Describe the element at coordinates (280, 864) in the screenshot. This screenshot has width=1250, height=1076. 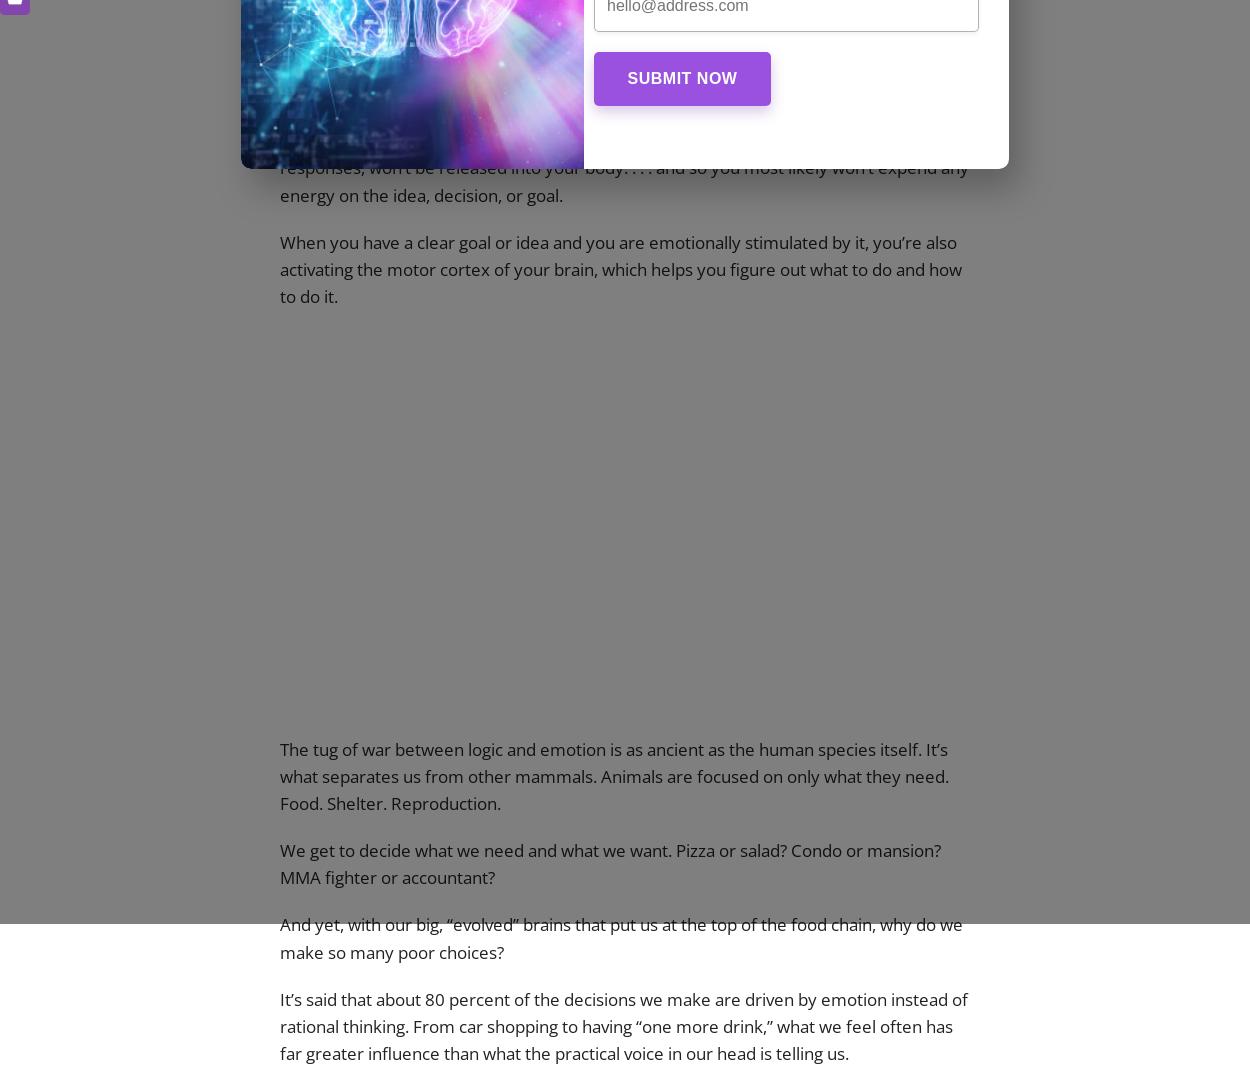
I see `'We get to decide what we need and what we want. Pizza or salad? Condo or mansion? MMA fighter or accountant?'` at that location.